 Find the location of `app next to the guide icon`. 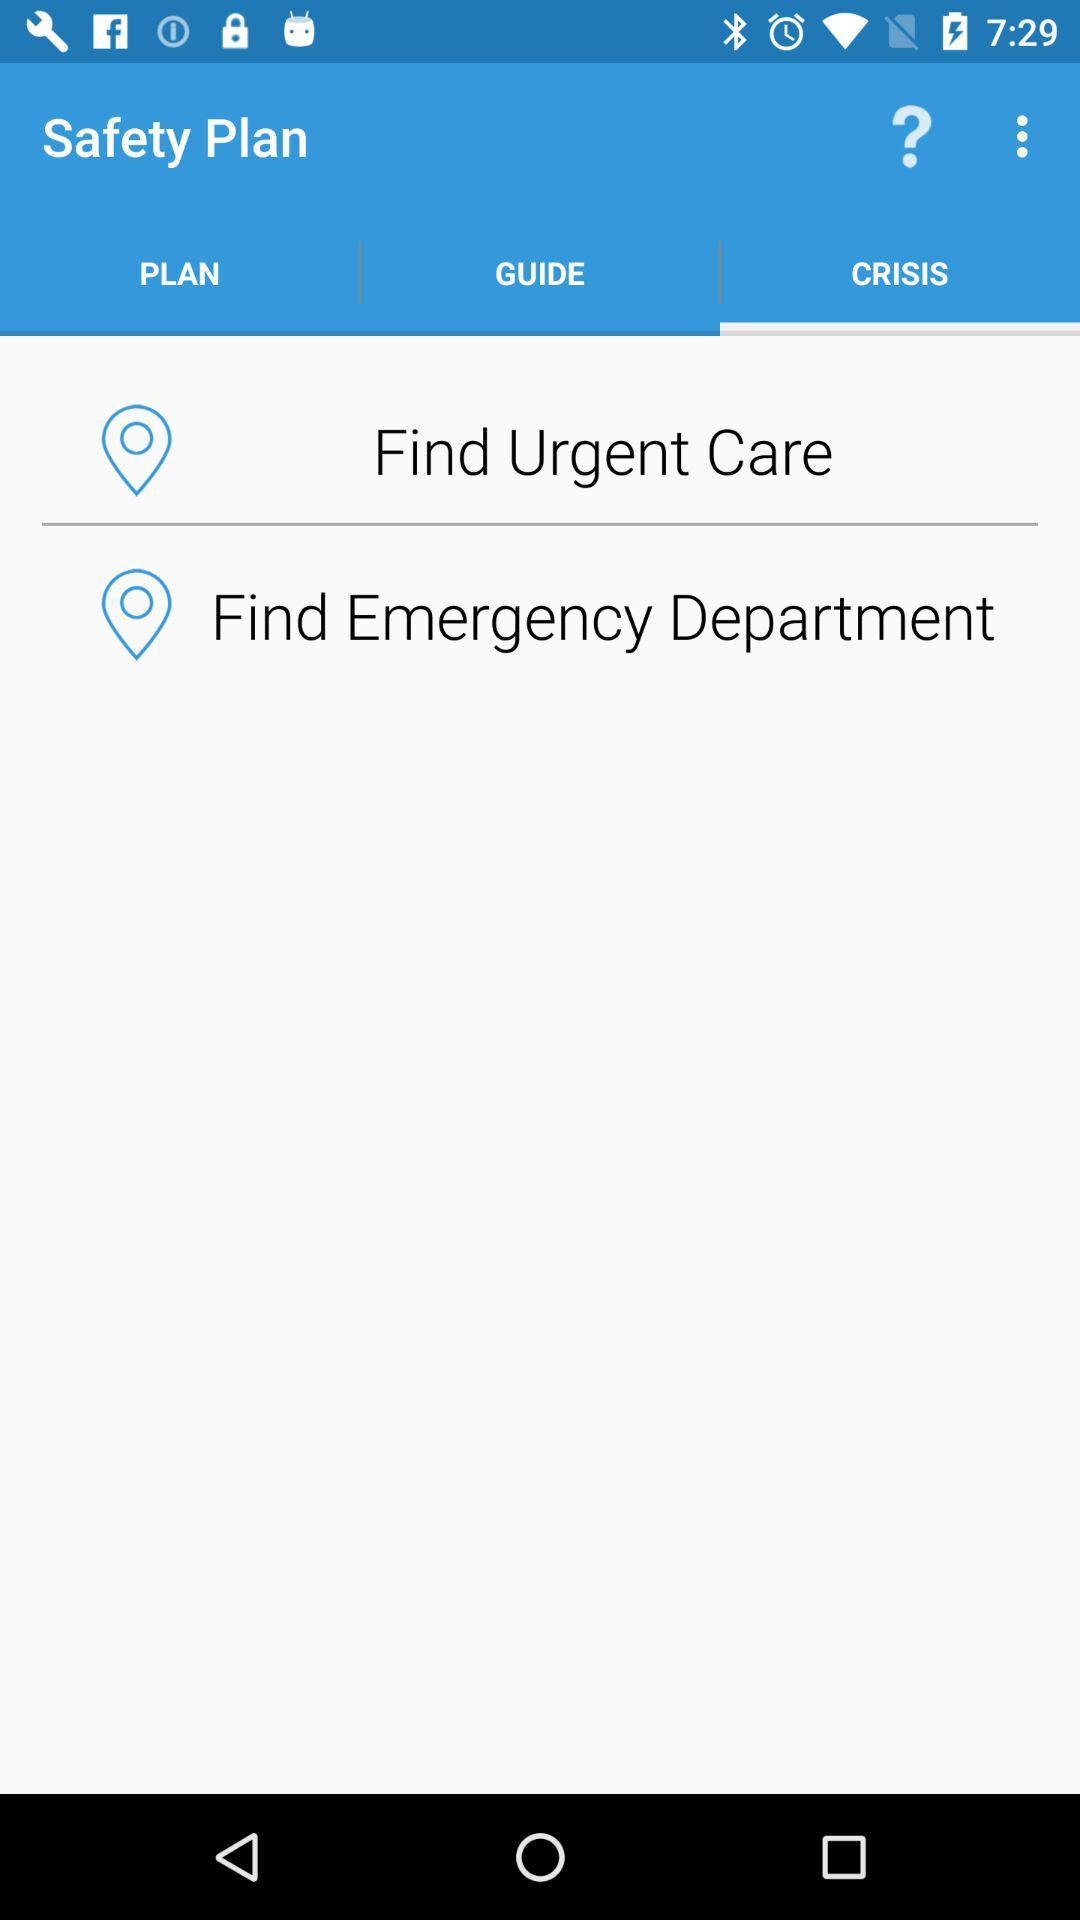

app next to the guide icon is located at coordinates (898, 272).